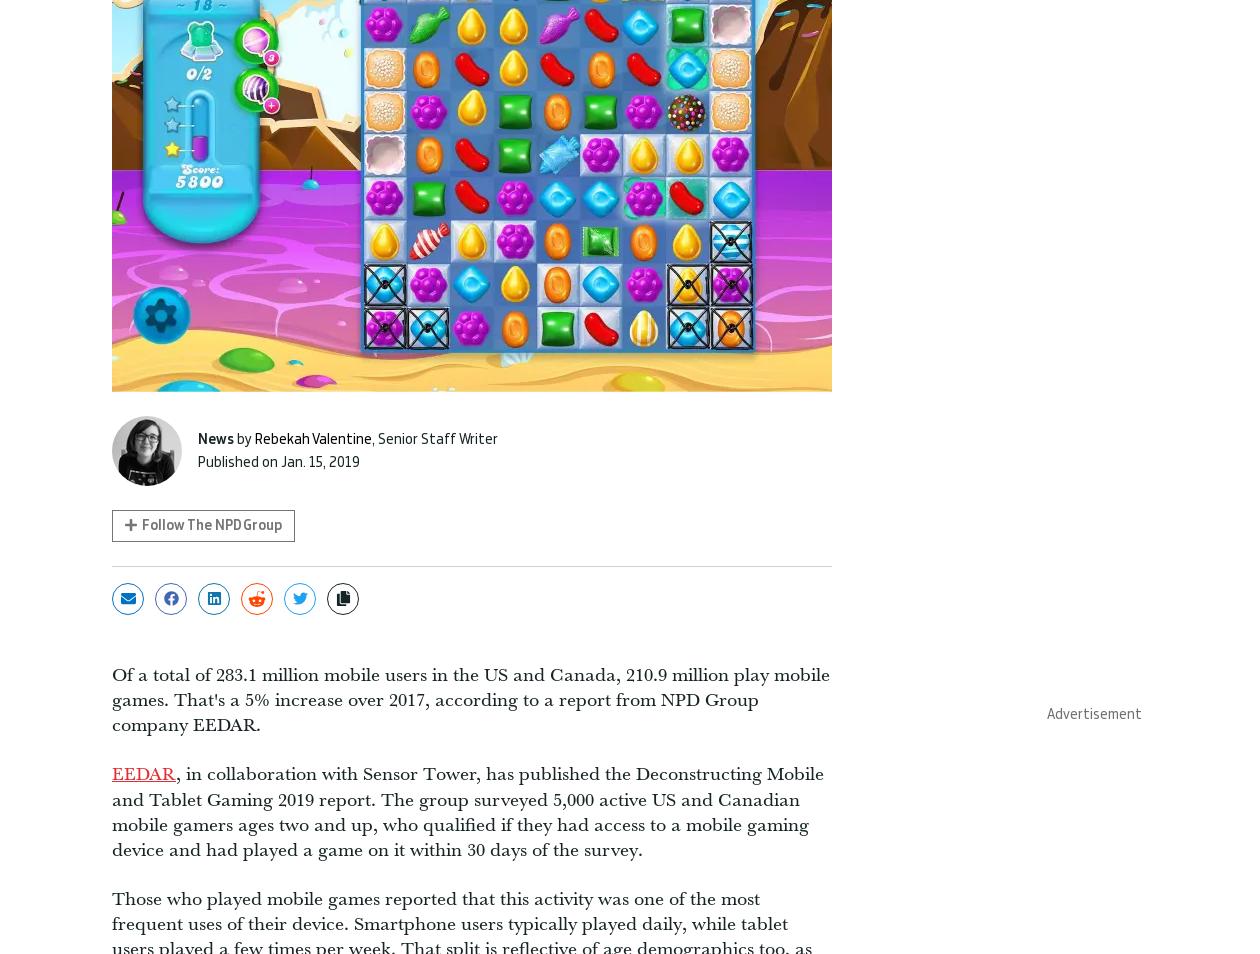  Describe the element at coordinates (779, 111) in the screenshot. I see `'Black Myth: Wukong dev accused of sexist recruitment and social media posts'` at that location.